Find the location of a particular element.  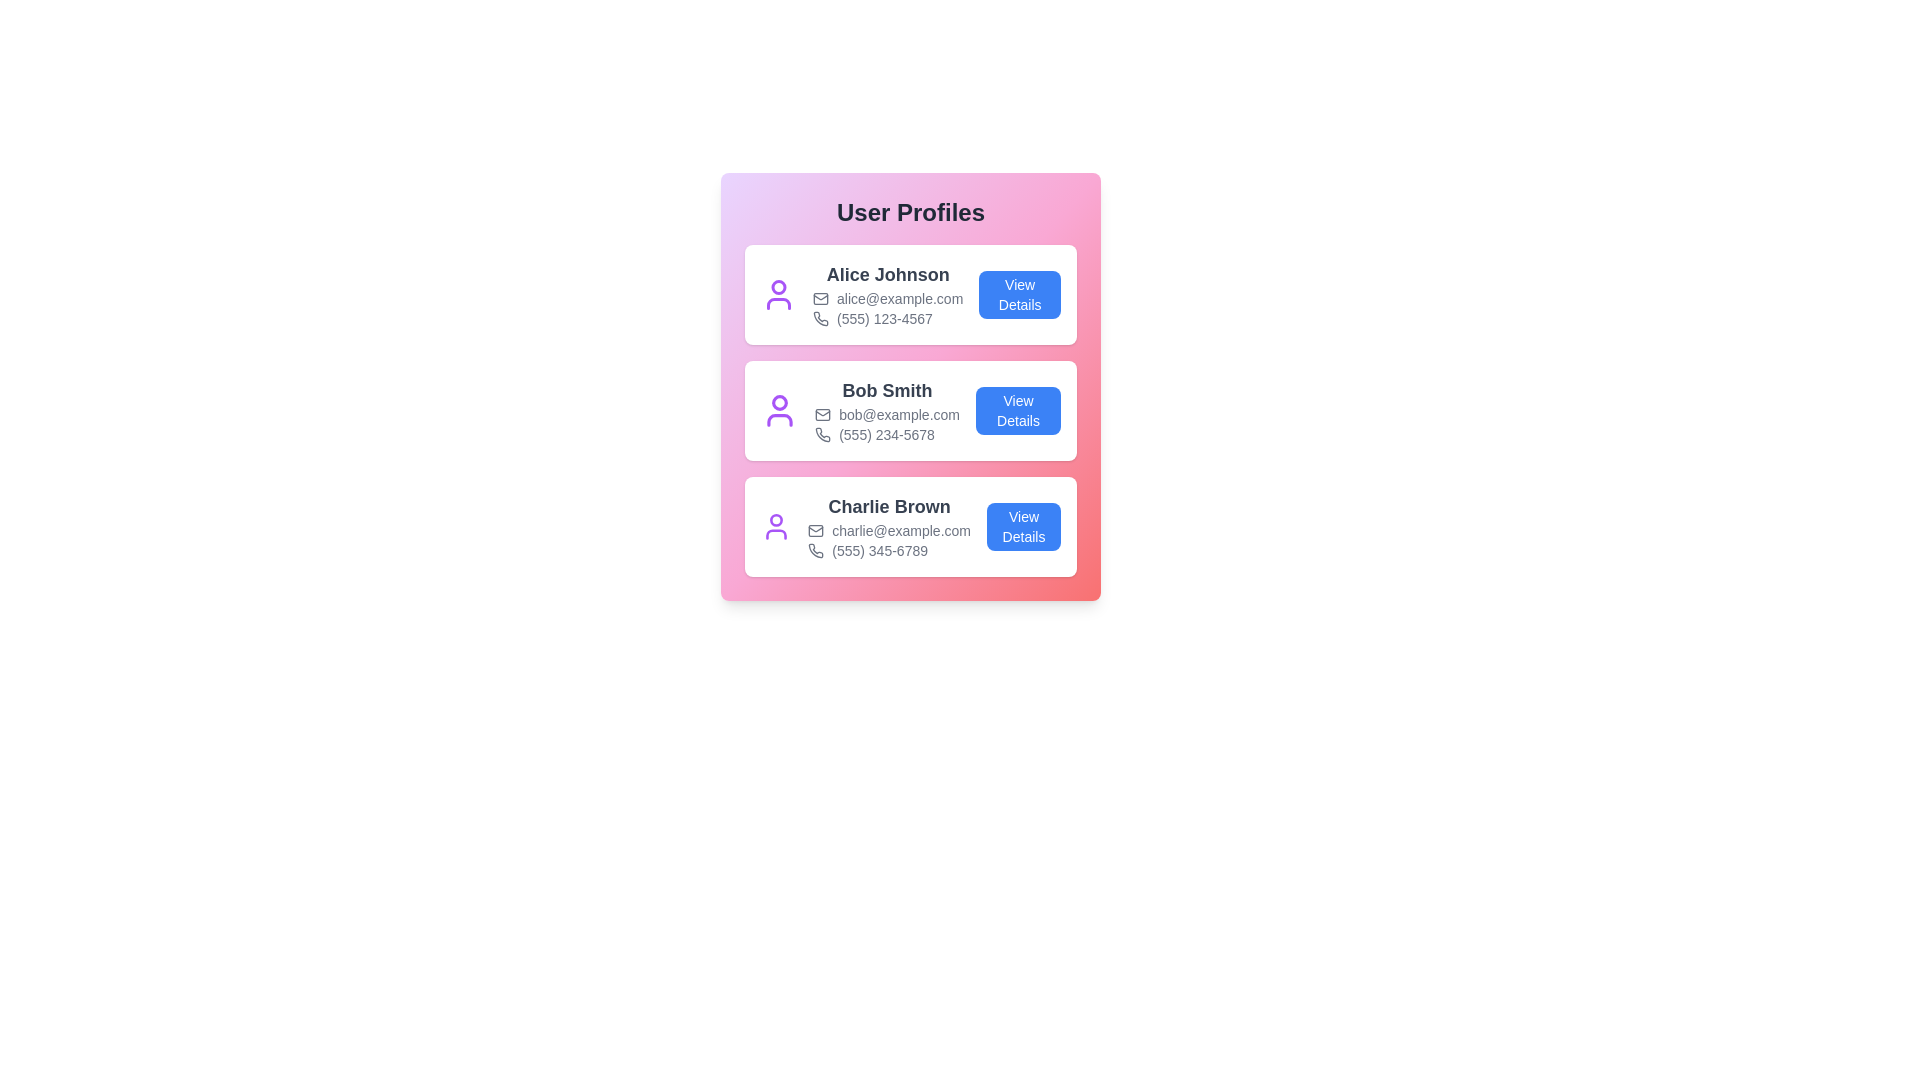

the user icon for the user Alice Johnson is located at coordinates (777, 294).